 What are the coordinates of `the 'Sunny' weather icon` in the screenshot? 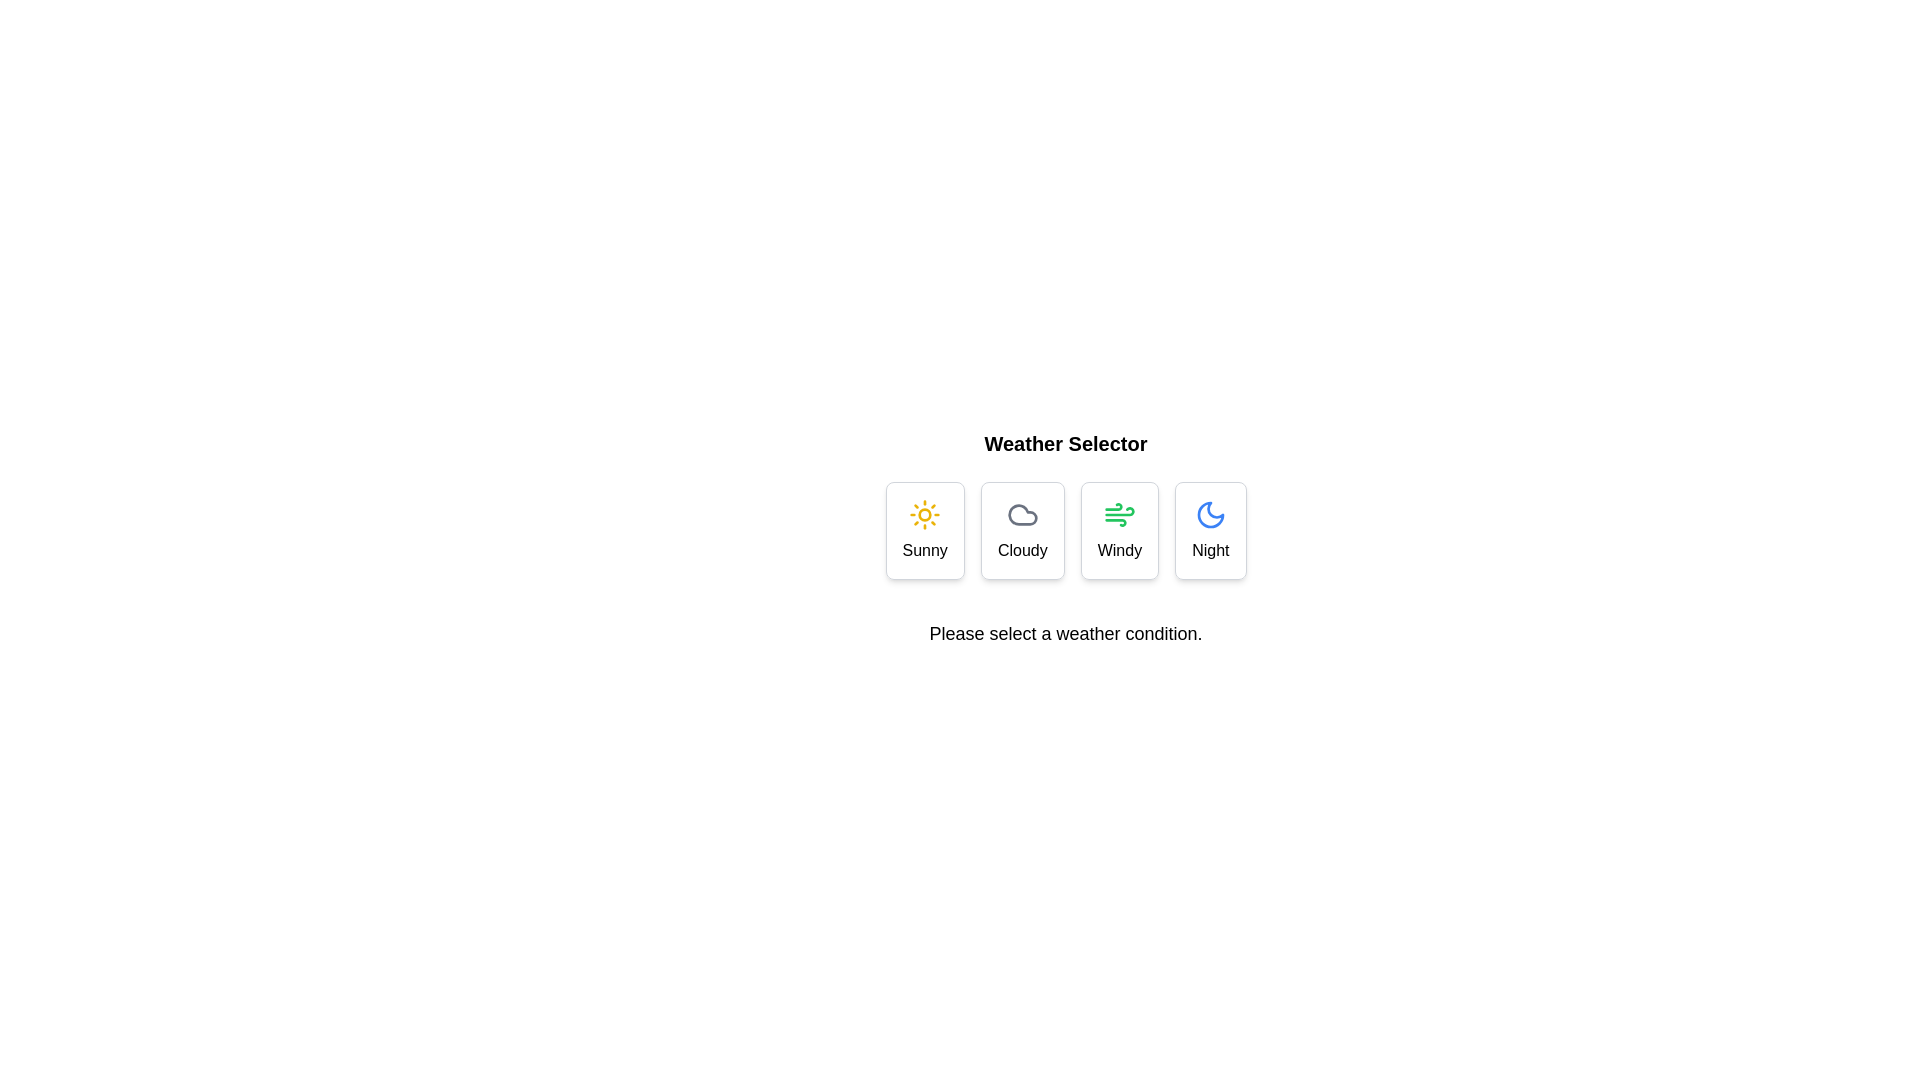 It's located at (924, 514).